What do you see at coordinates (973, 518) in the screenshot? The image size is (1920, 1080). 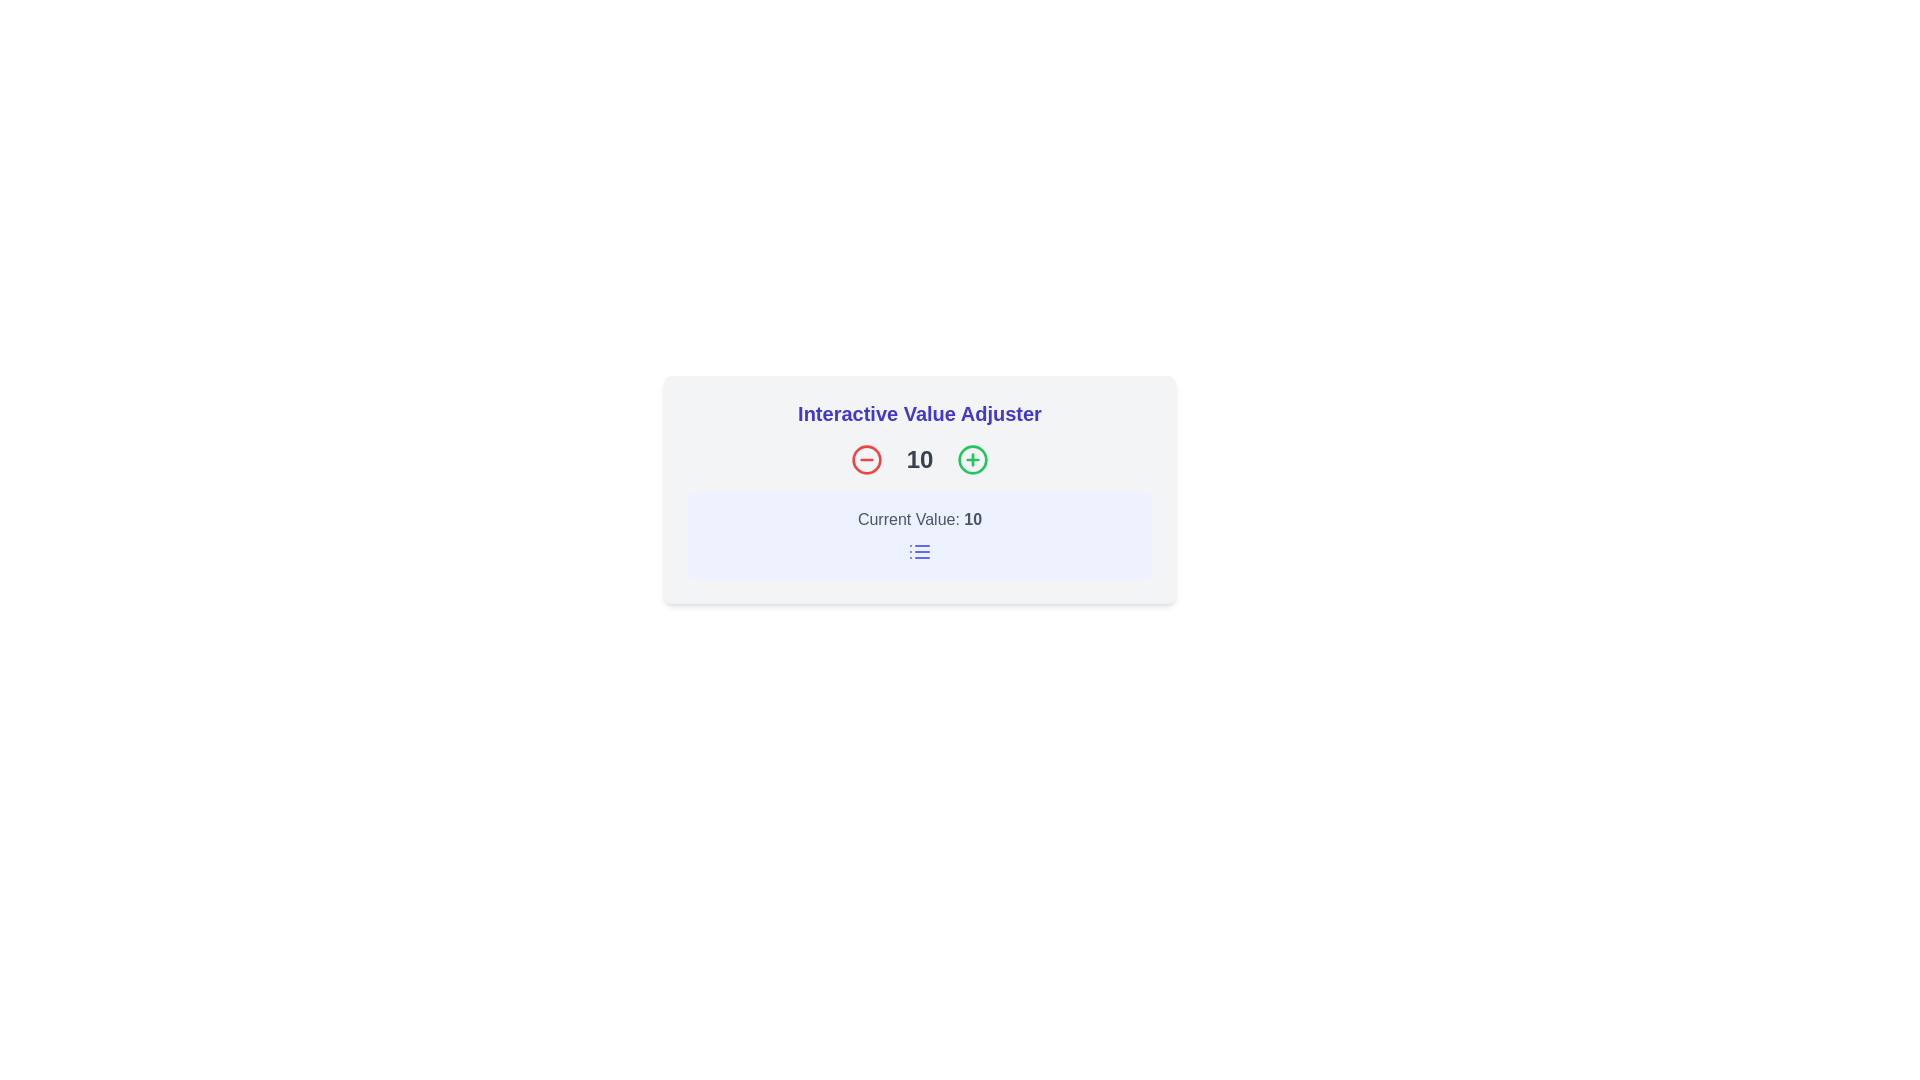 I see `the text label displaying the current numeric value, which is part of the phrase 'Current Value: 10' located below the header and icon row` at bounding box center [973, 518].